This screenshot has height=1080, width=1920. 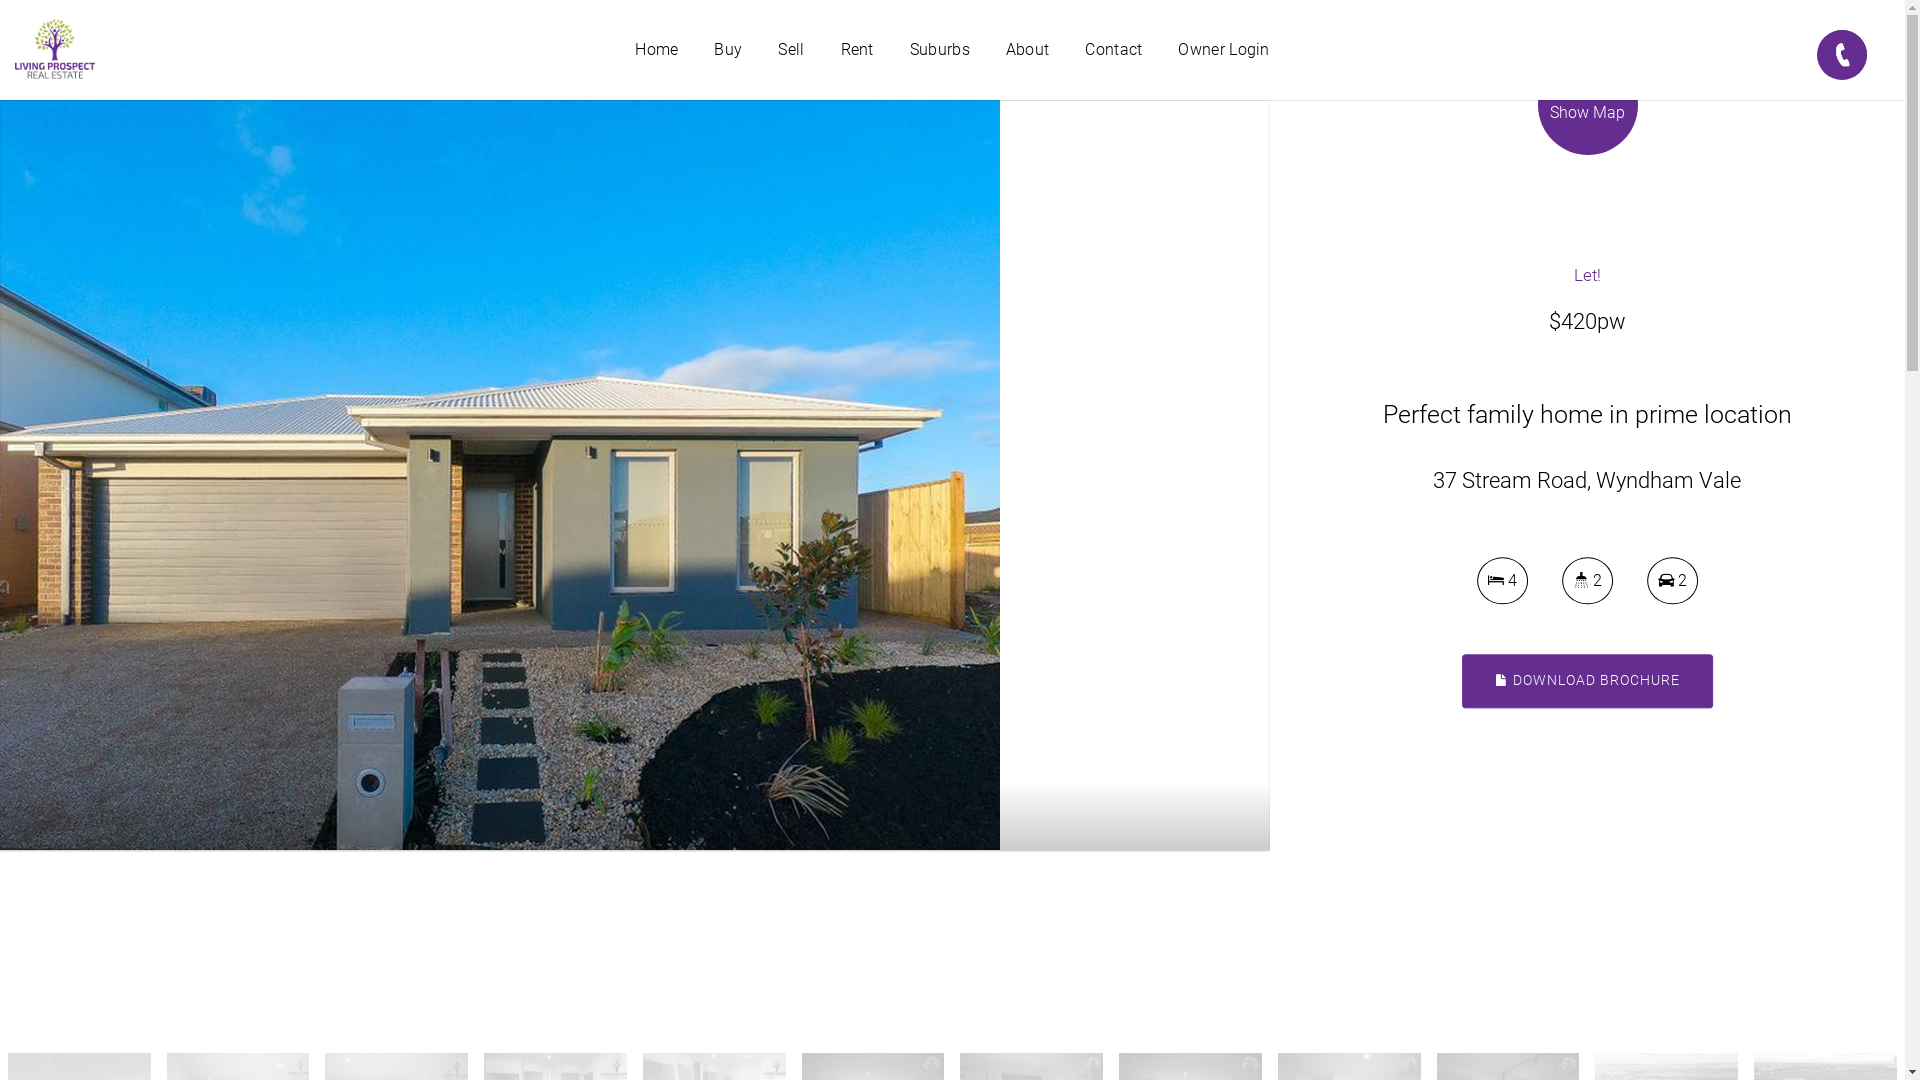 I want to click on 'Contact', so click(x=1112, y=49).